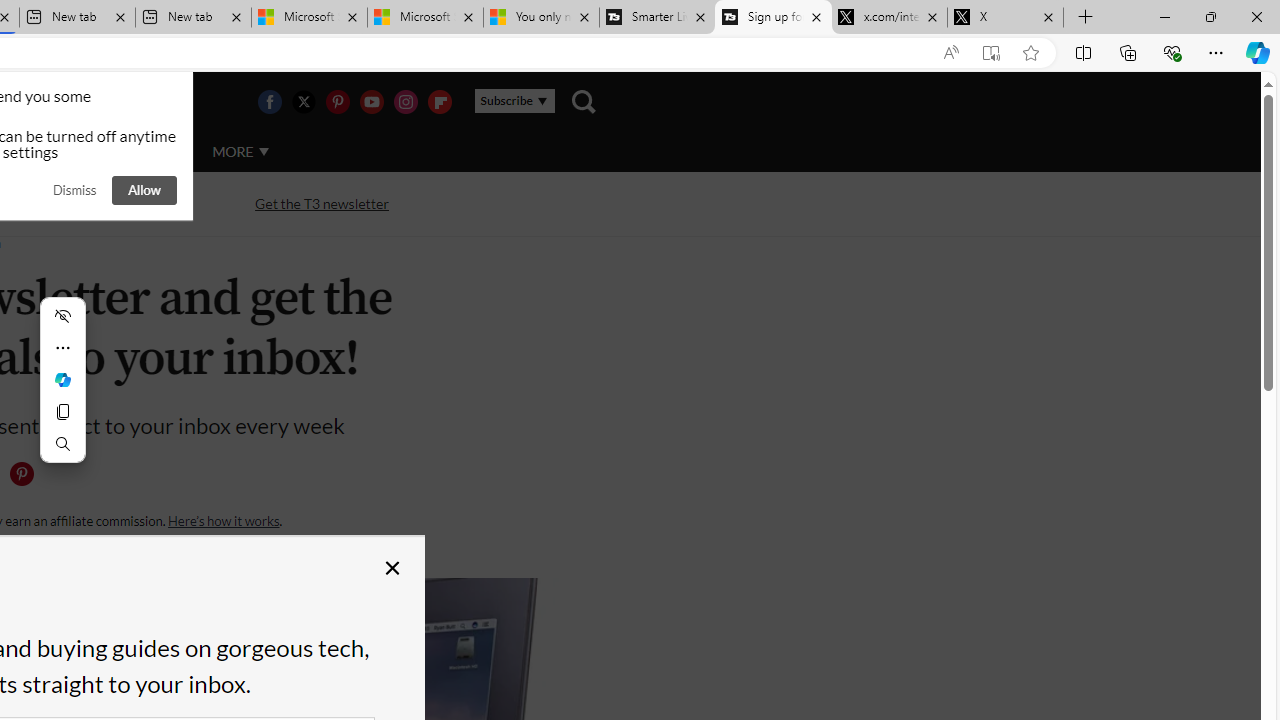 The image size is (1280, 720). What do you see at coordinates (991, 52) in the screenshot?
I see `'Enter Immersive Reader (F9)'` at bounding box center [991, 52].